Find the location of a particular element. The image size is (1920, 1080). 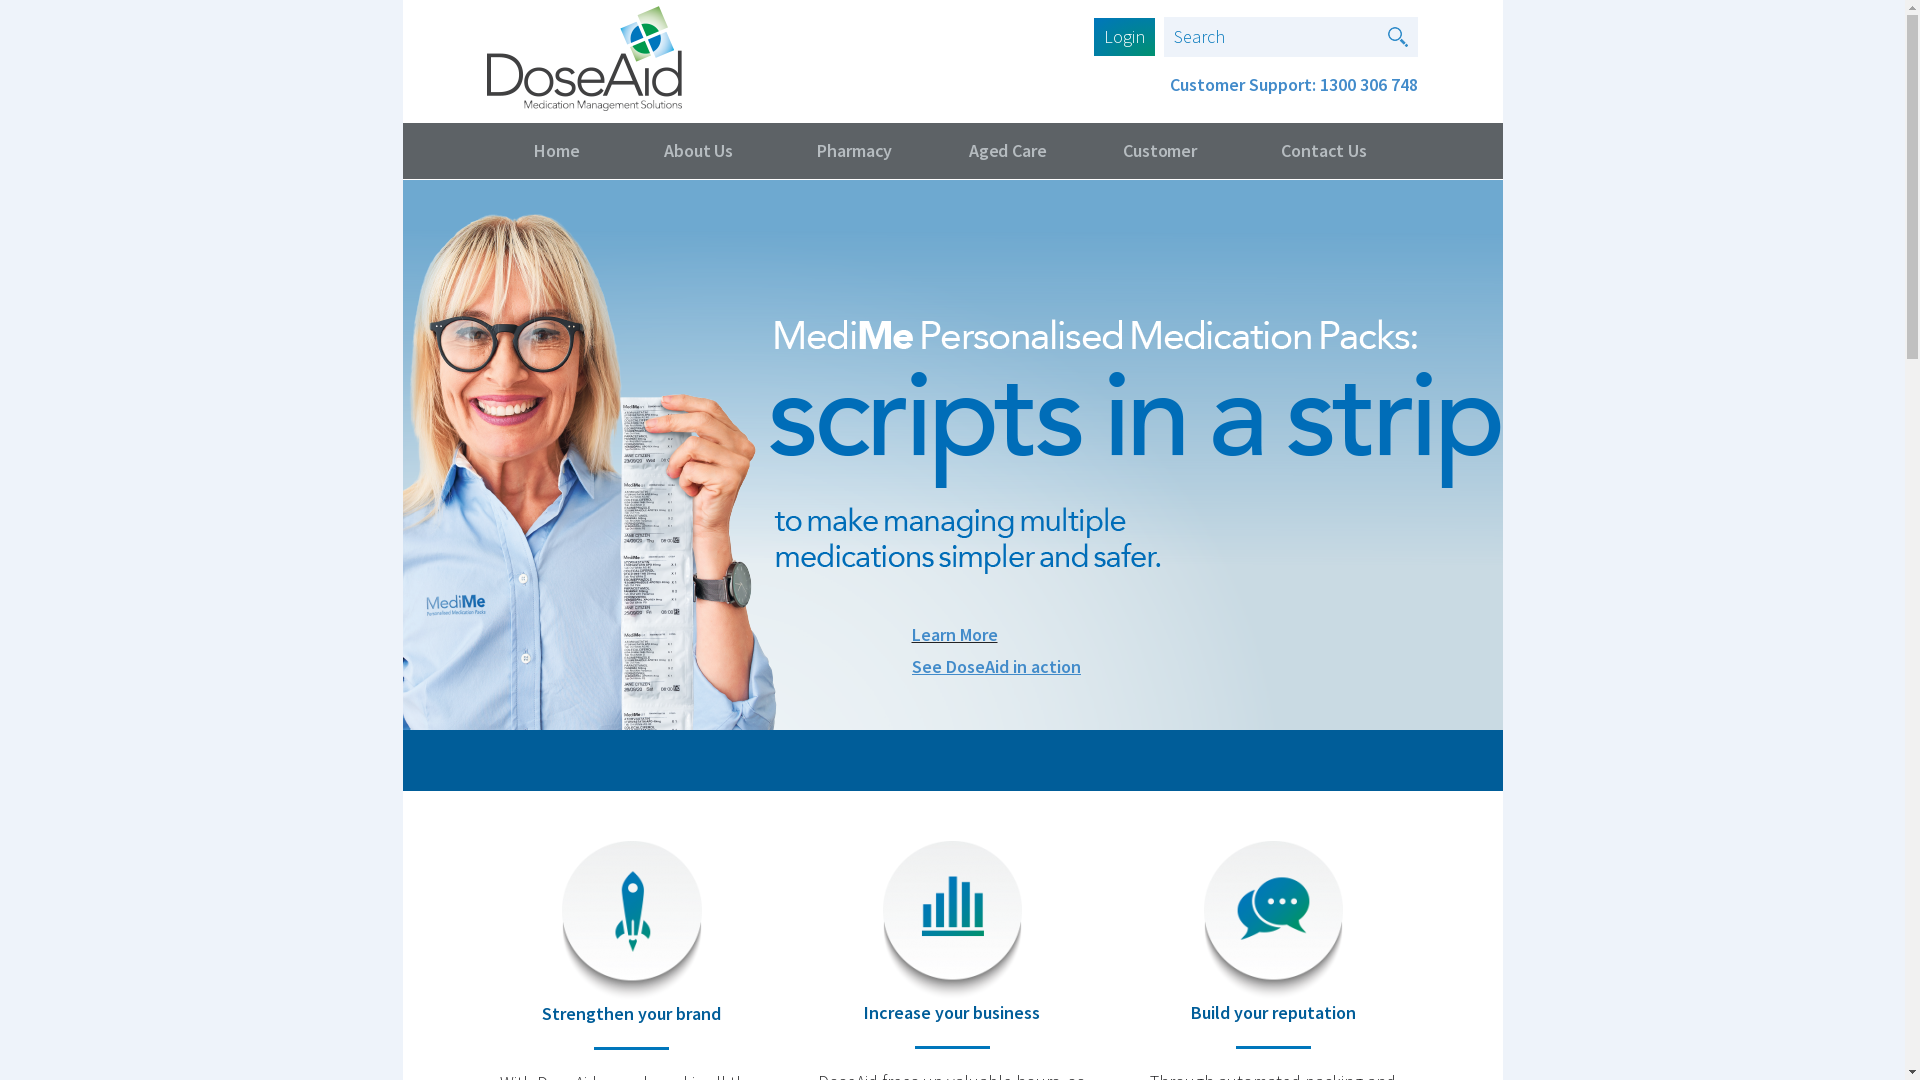

'Home' is located at coordinates (485, 149).